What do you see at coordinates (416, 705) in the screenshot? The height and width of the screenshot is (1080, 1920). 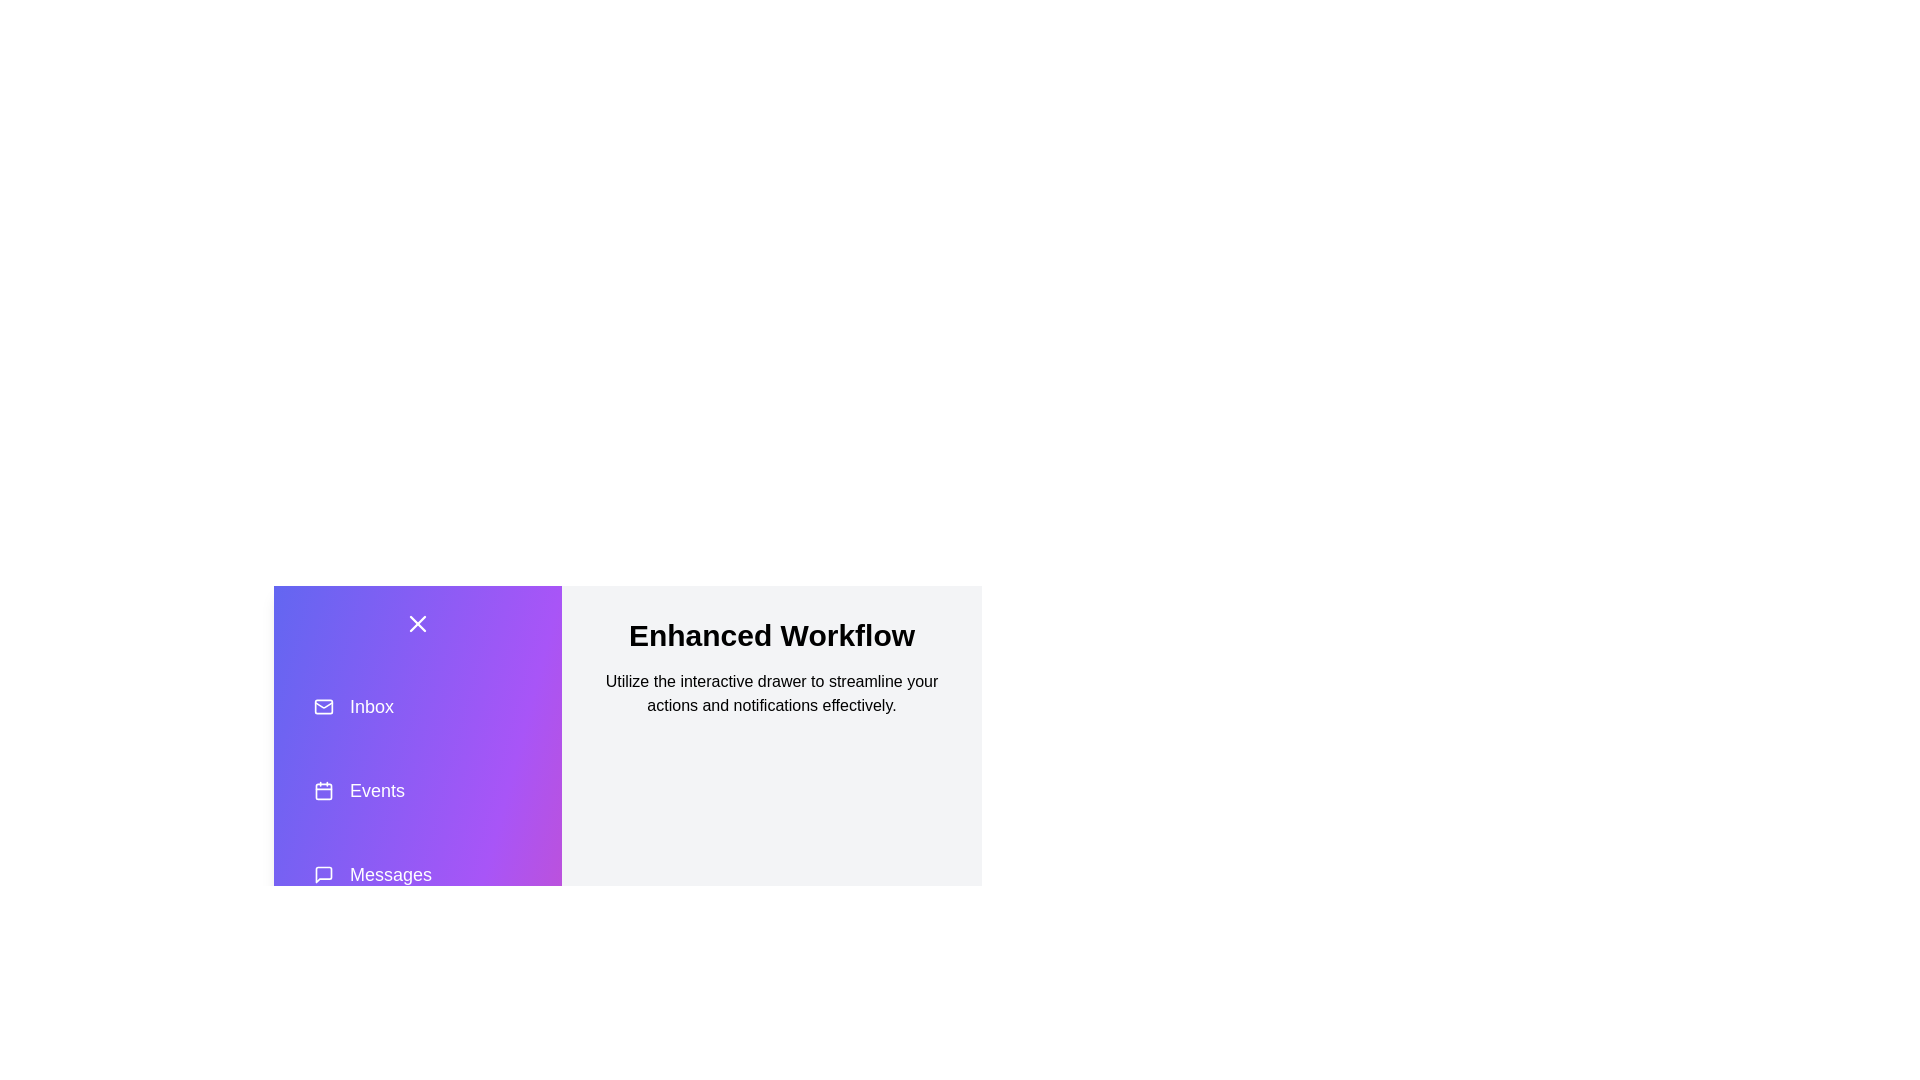 I see `the action item Inbox in the drawer` at bounding box center [416, 705].